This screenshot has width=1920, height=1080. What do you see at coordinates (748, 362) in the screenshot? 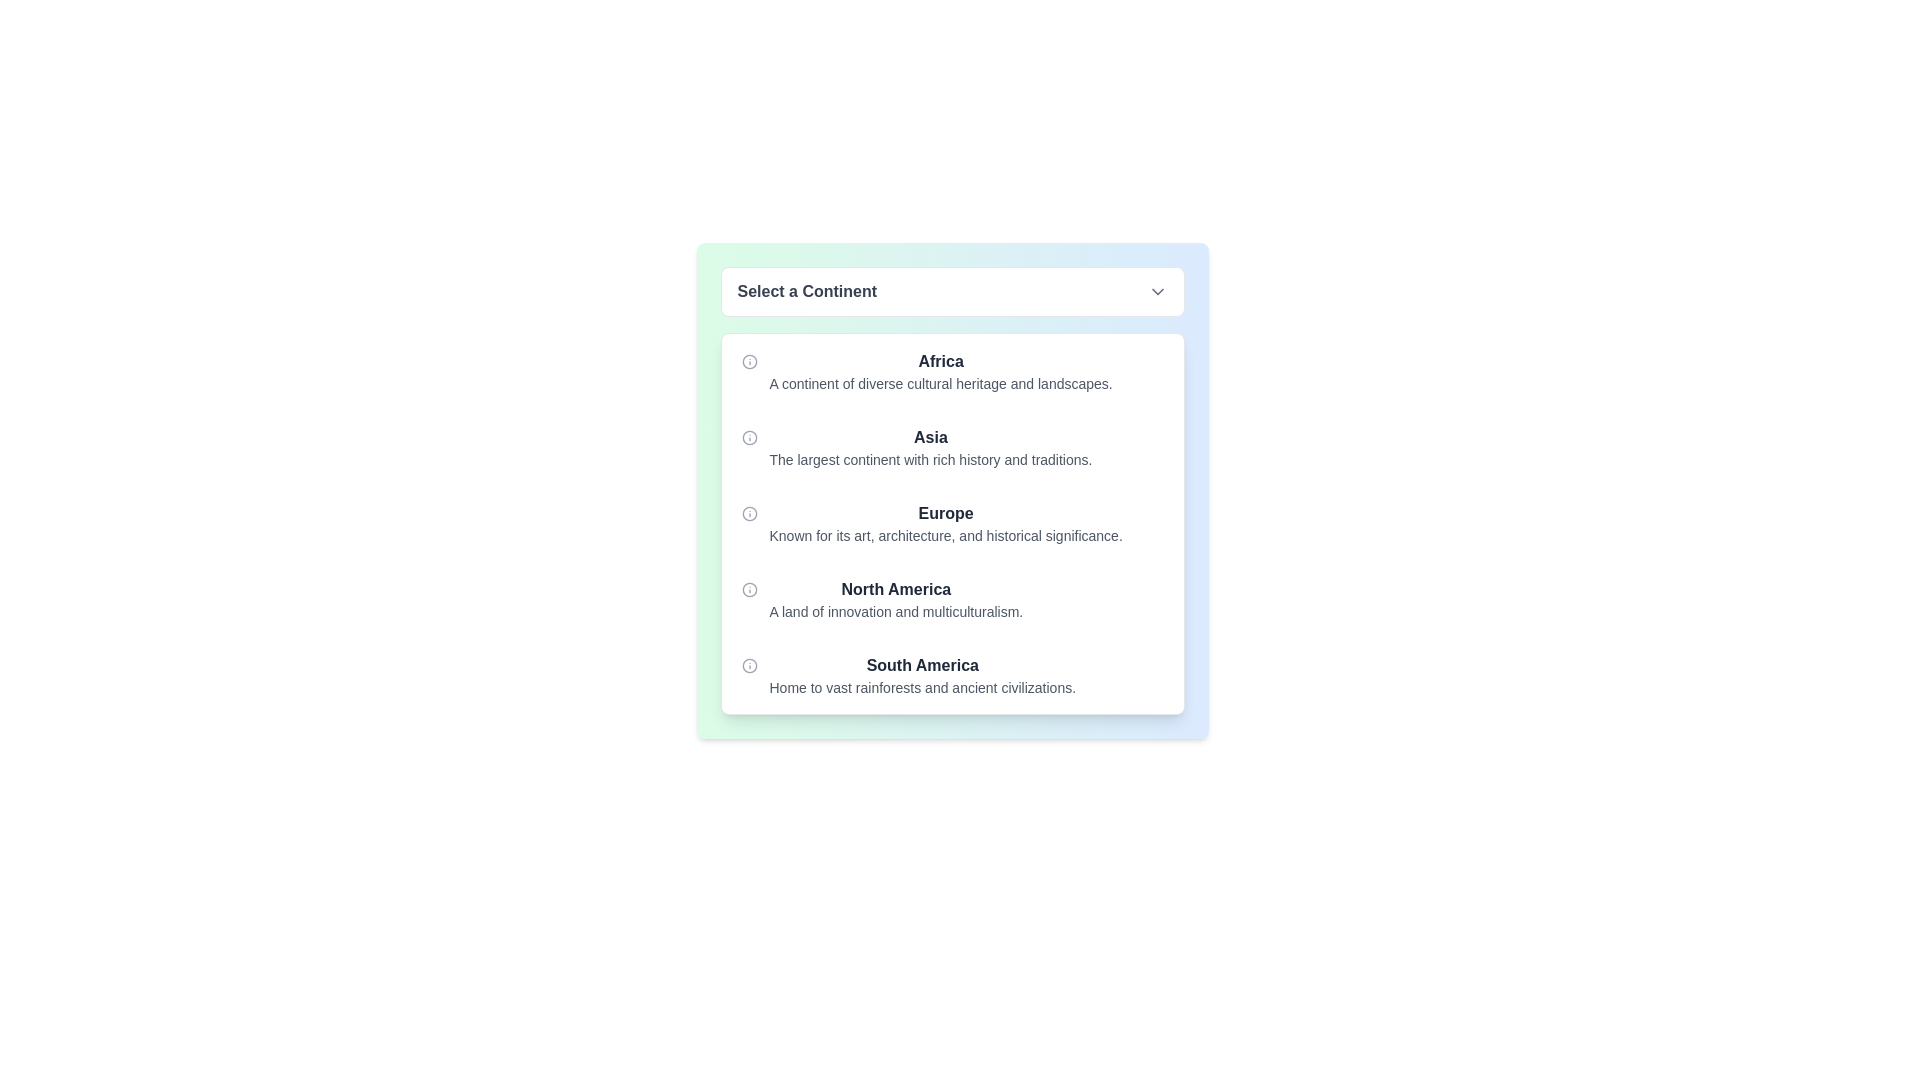
I see `the information icon located to the left of the 'Africa' text` at bounding box center [748, 362].